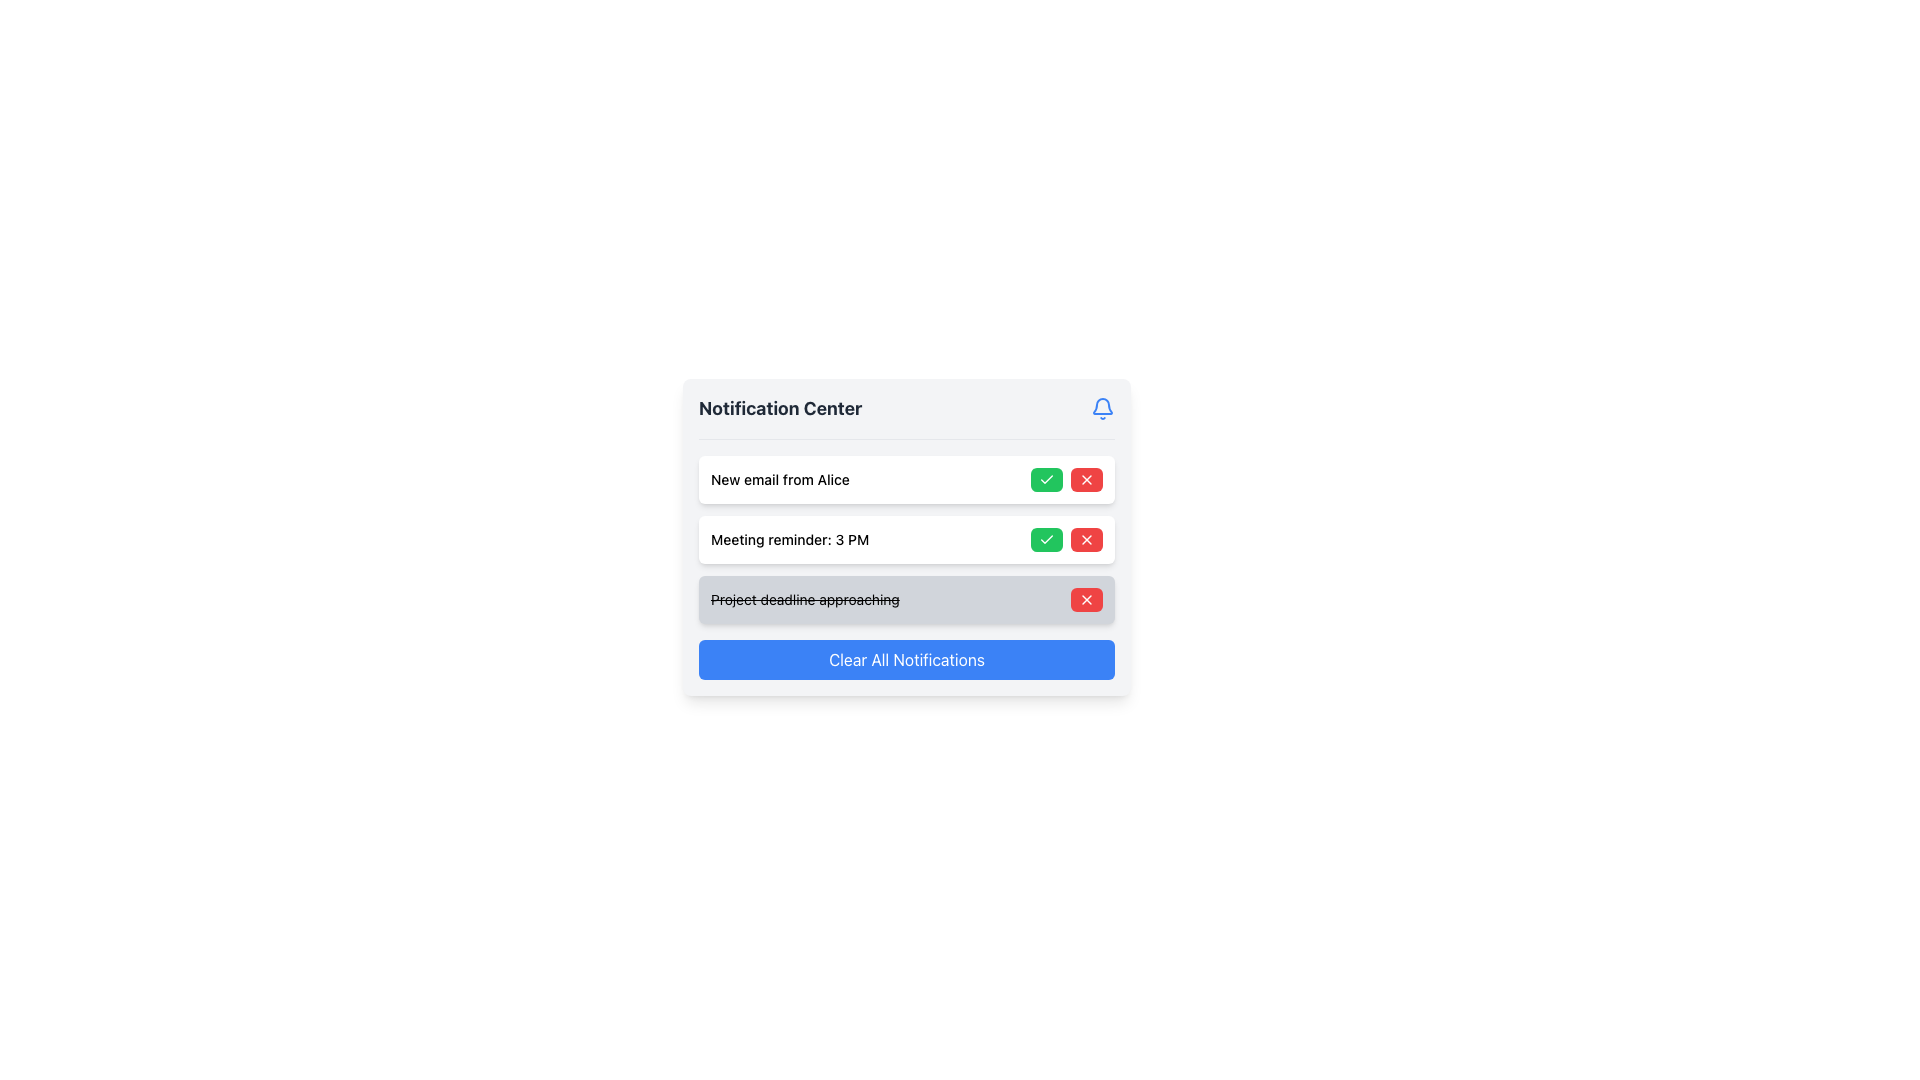 The width and height of the screenshot is (1920, 1080). Describe the element at coordinates (789, 540) in the screenshot. I see `the text label that describes the 'Meeting reminder: 3 PM' notification in the Notification Center, which is the second entry in the list` at that location.